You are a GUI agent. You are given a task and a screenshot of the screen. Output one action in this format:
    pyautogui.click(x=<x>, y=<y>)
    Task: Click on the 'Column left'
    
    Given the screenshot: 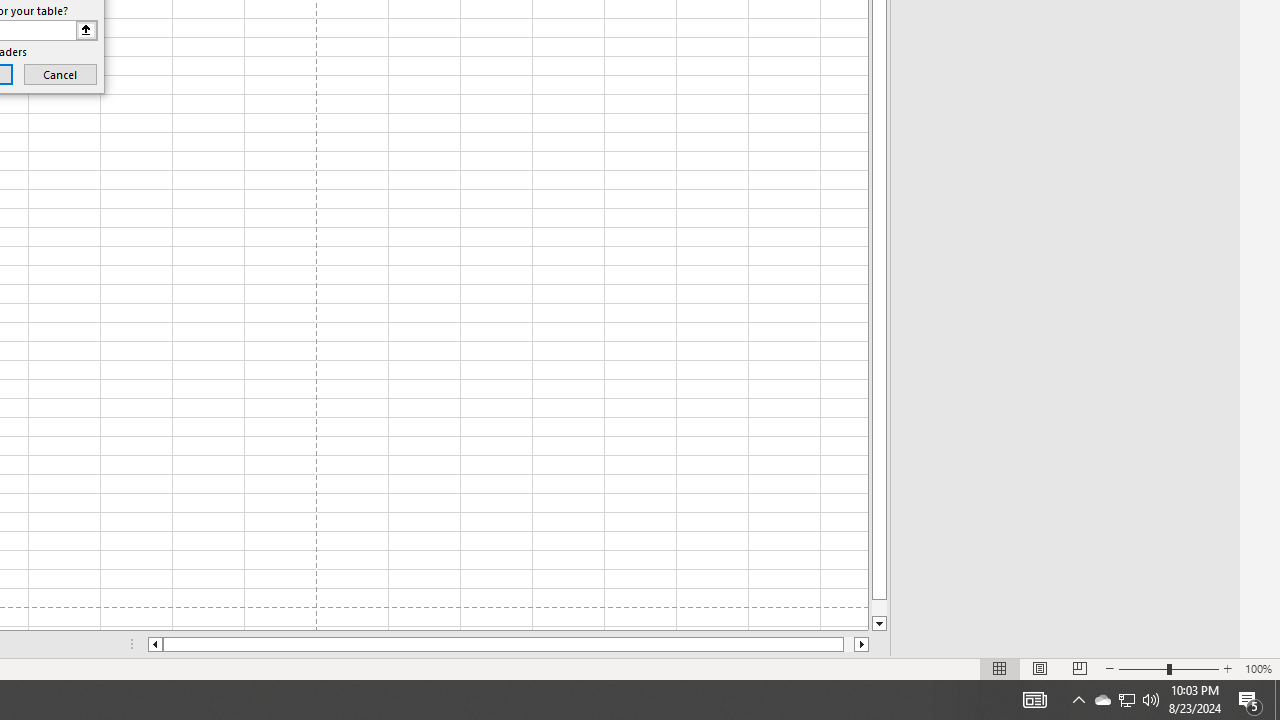 What is the action you would take?
    pyautogui.click(x=153, y=644)
    